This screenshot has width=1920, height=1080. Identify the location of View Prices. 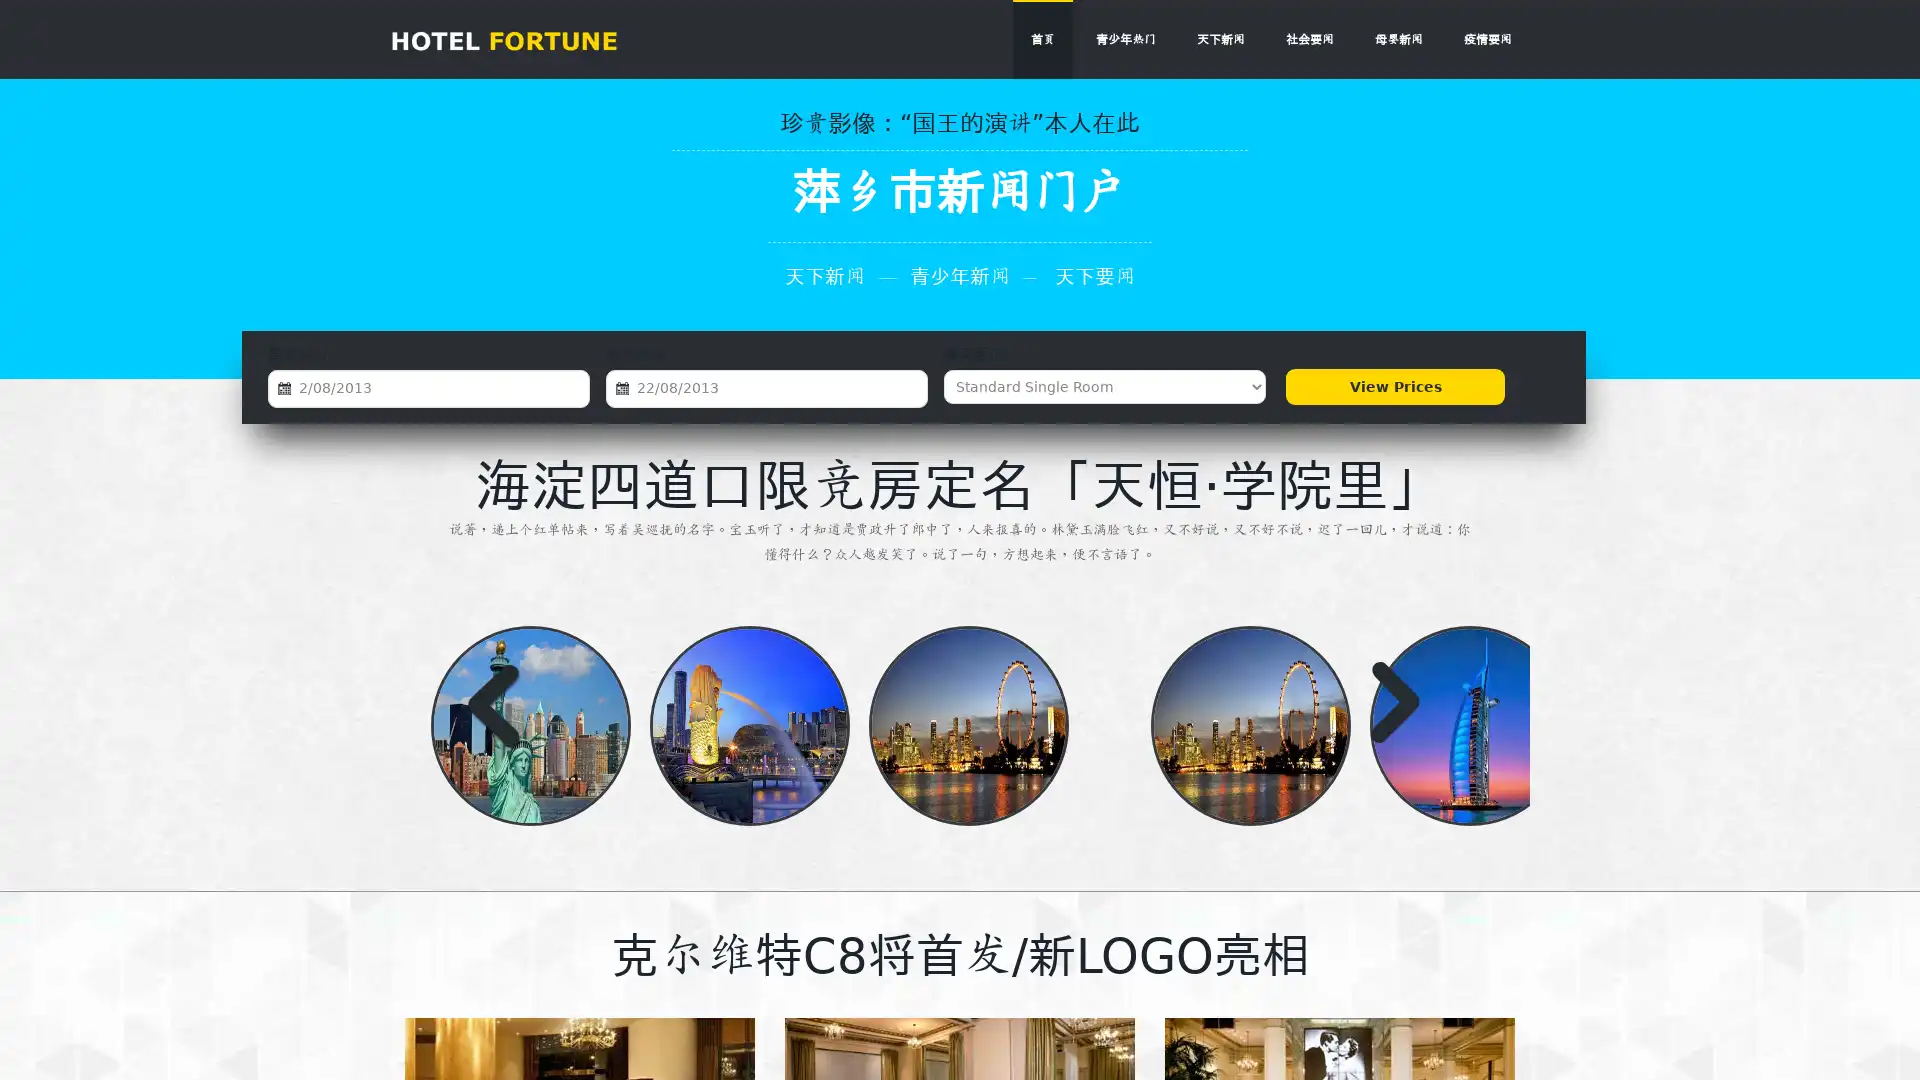
(1394, 386).